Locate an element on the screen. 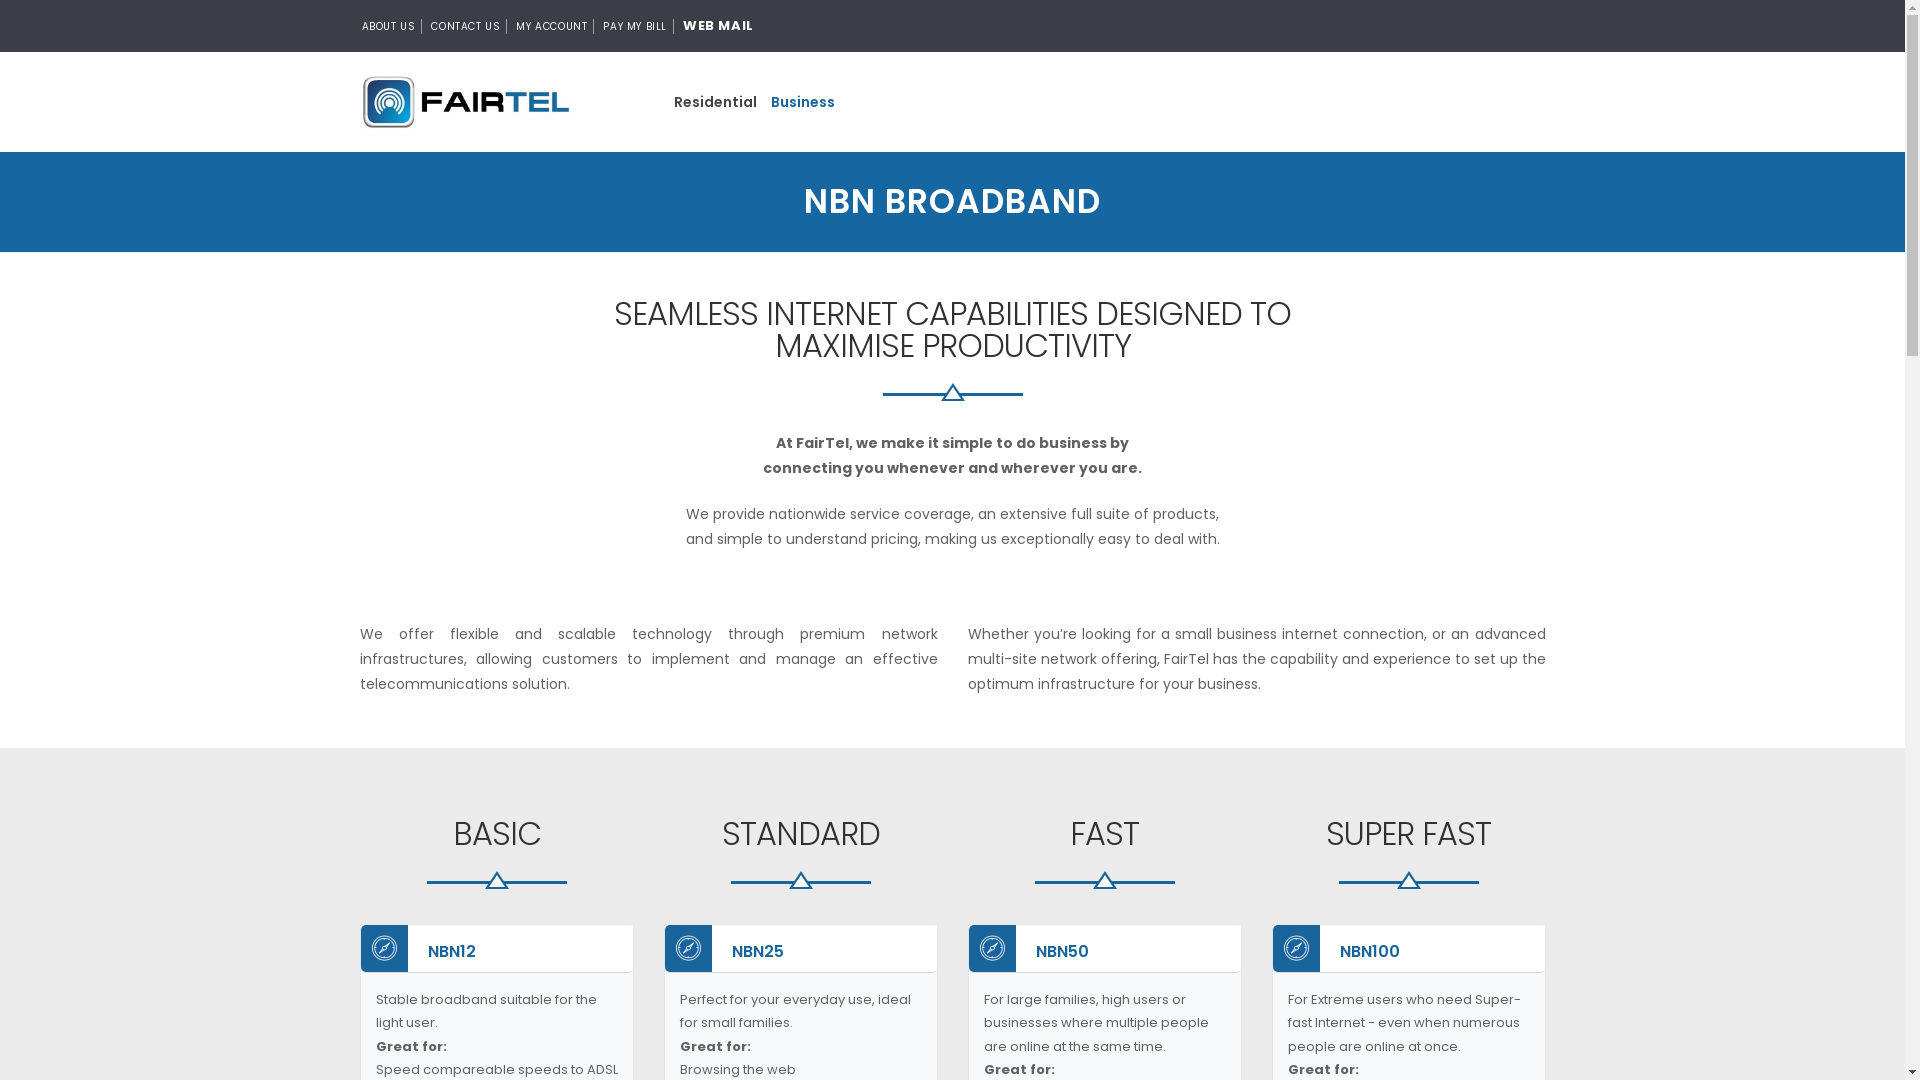 The image size is (1920, 1080). 'Residential' is located at coordinates (666, 101).